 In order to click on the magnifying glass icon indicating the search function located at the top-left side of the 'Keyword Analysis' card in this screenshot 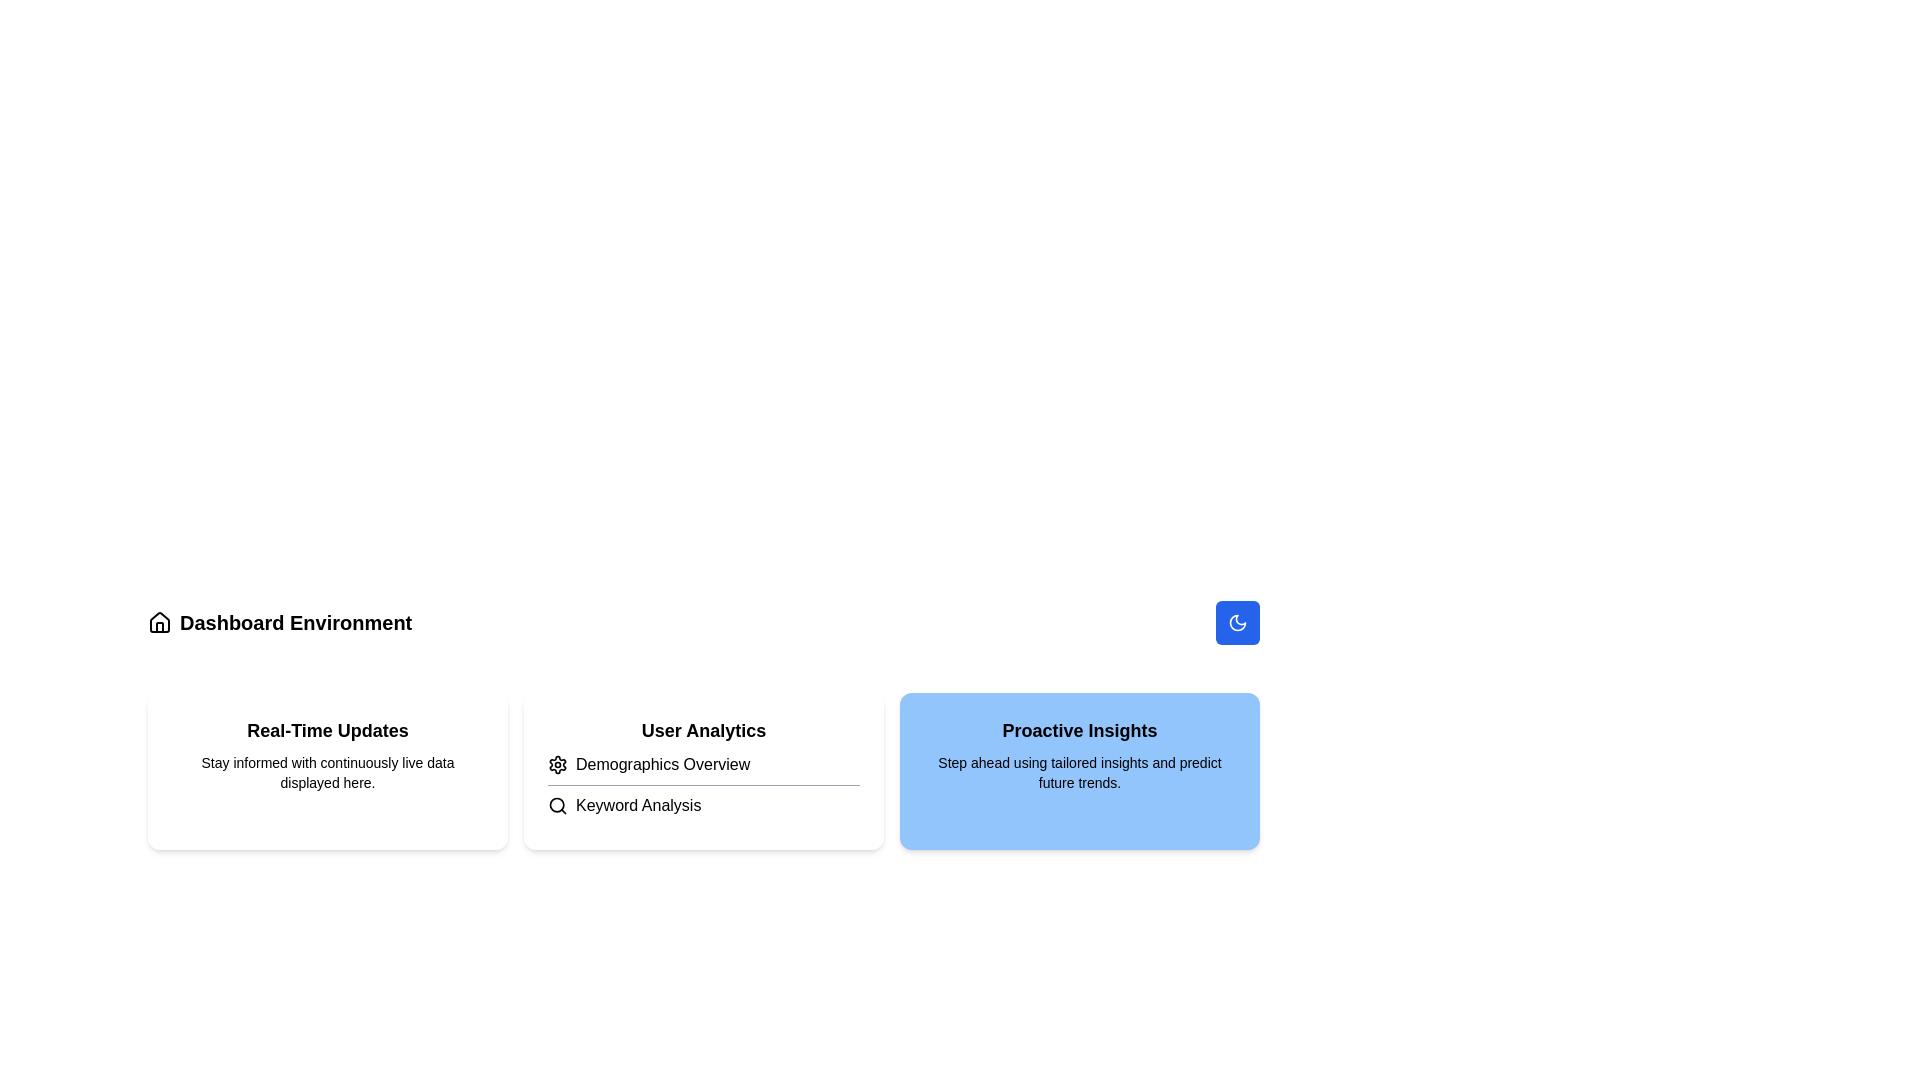, I will do `click(557, 805)`.